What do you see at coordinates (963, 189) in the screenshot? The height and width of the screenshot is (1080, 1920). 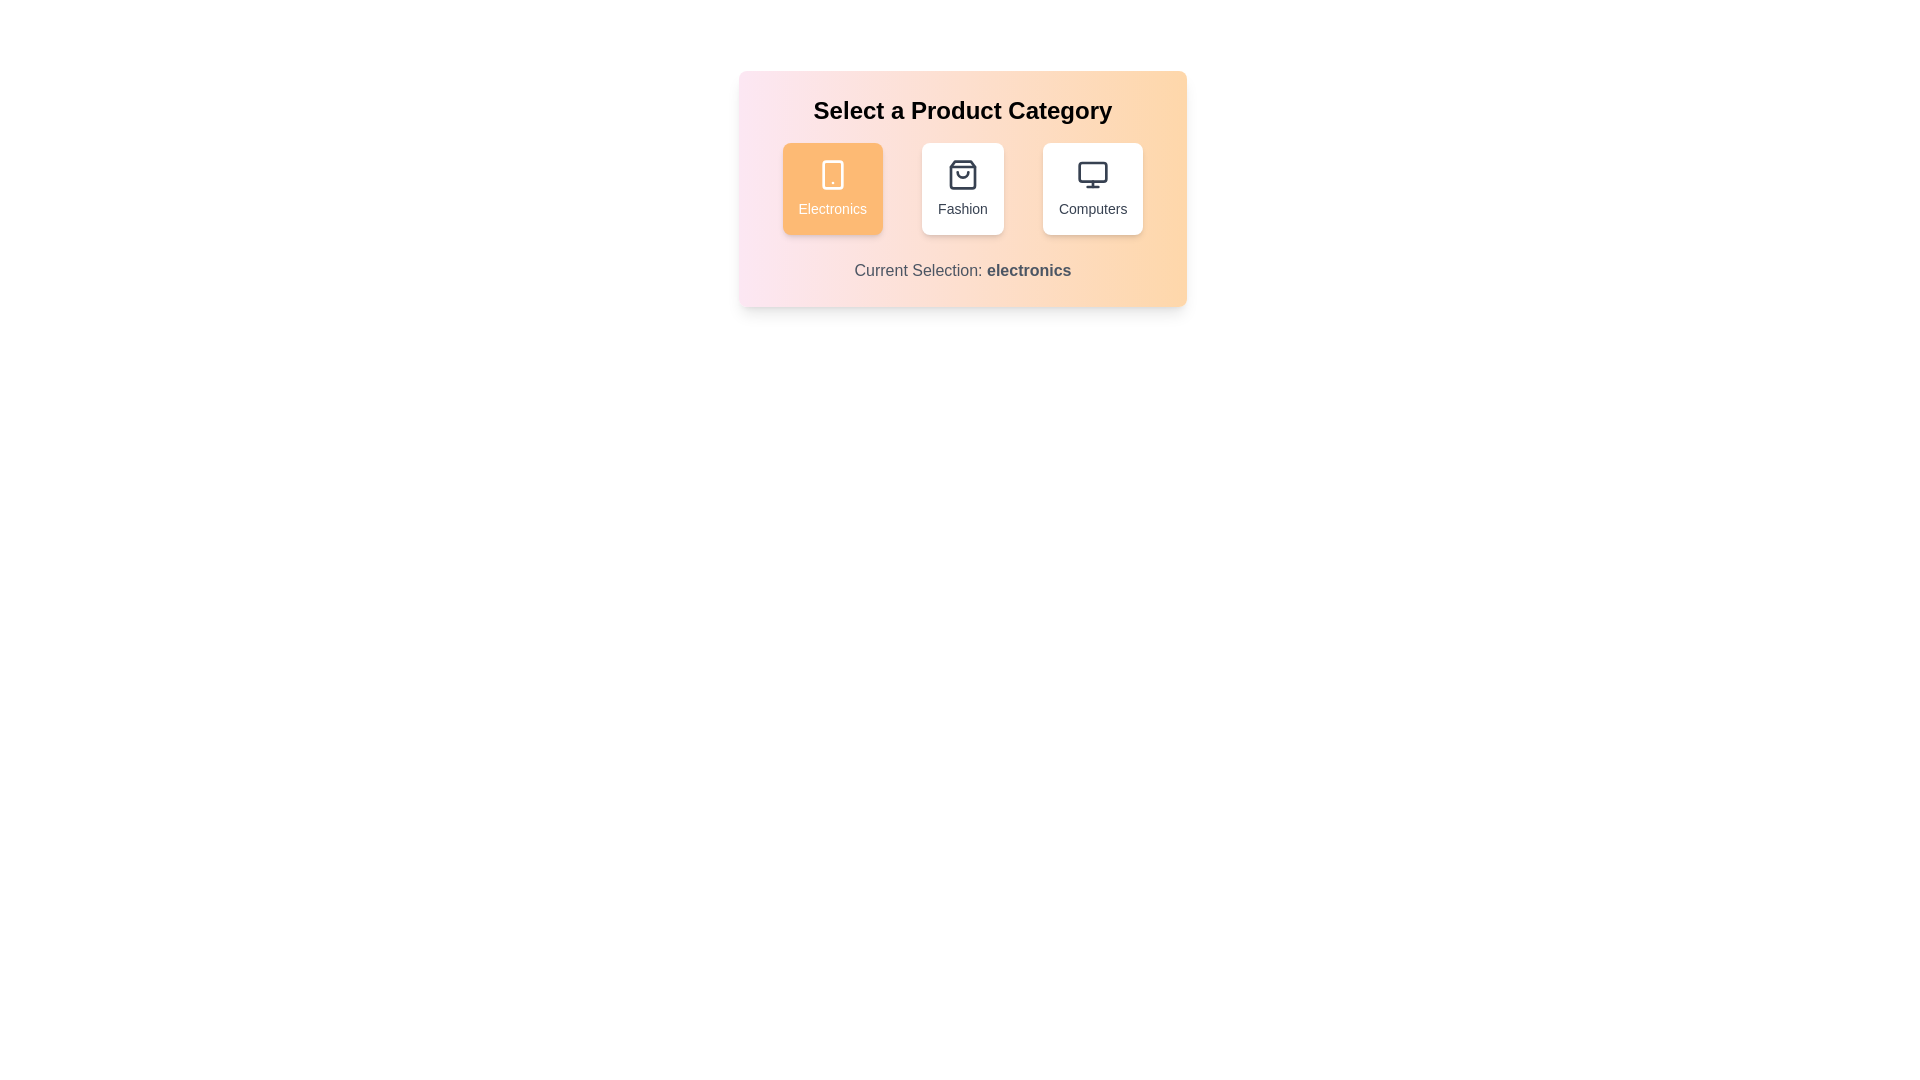 I see `the 'Fashion' button to select the Fashion category` at bounding box center [963, 189].